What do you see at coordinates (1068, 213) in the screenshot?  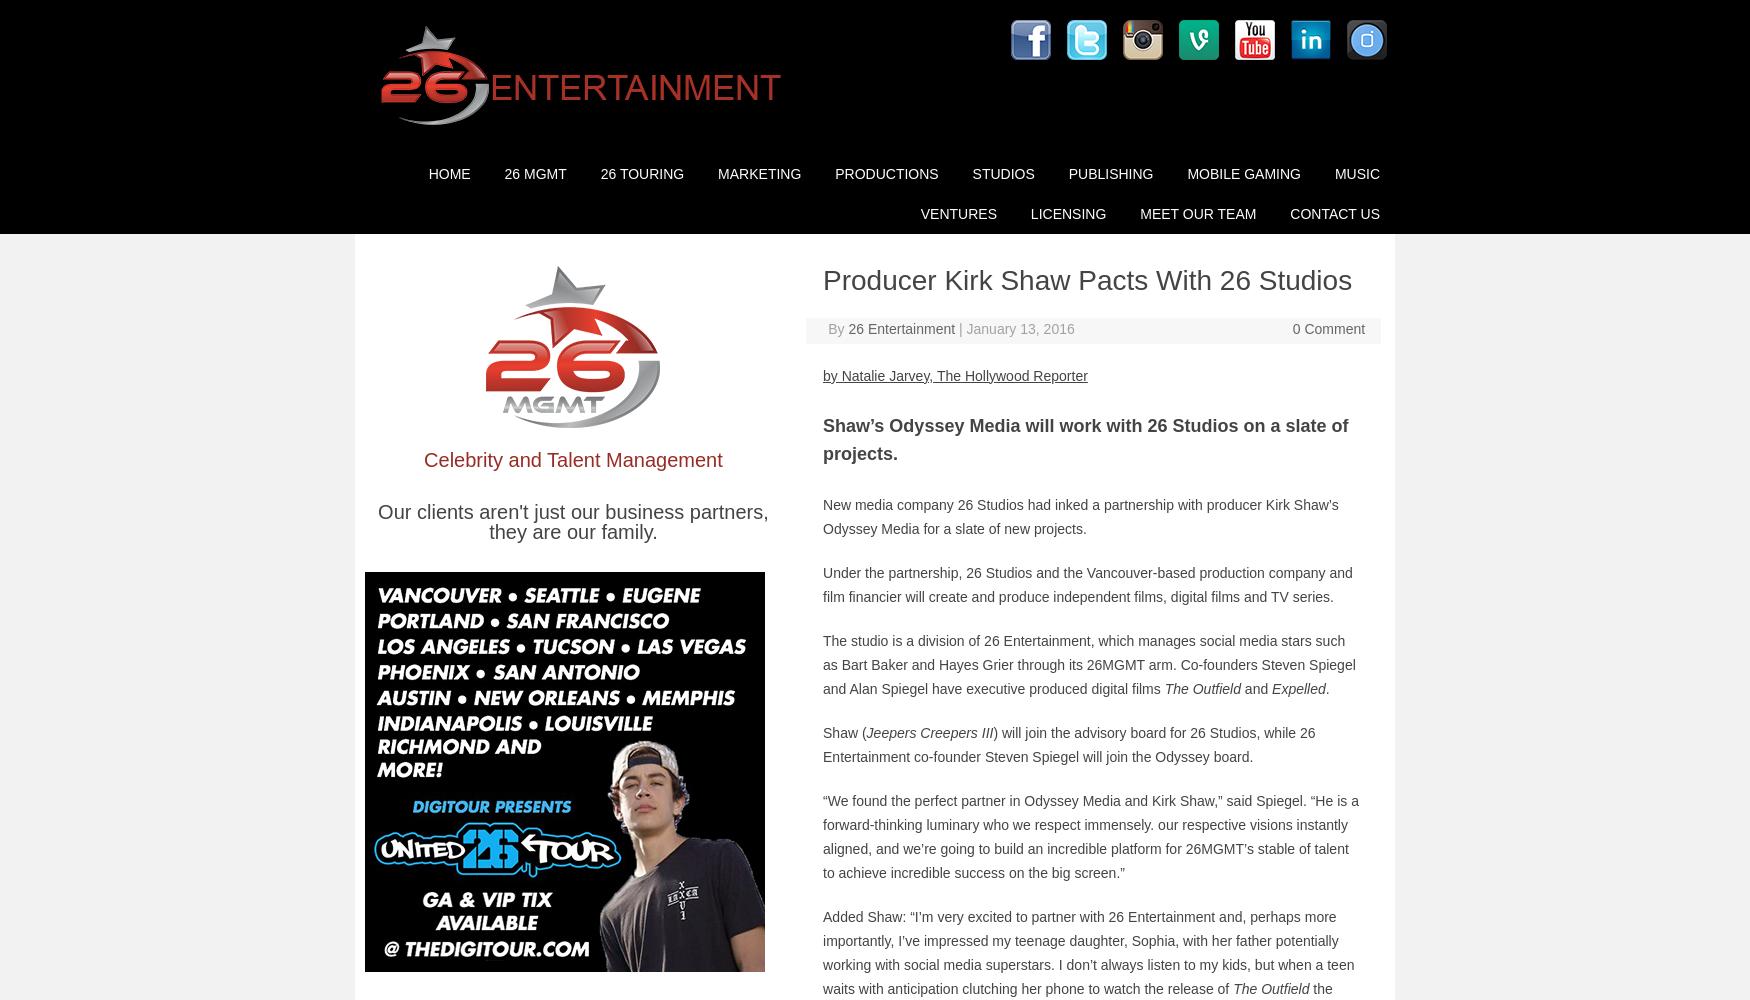 I see `'Licensing'` at bounding box center [1068, 213].